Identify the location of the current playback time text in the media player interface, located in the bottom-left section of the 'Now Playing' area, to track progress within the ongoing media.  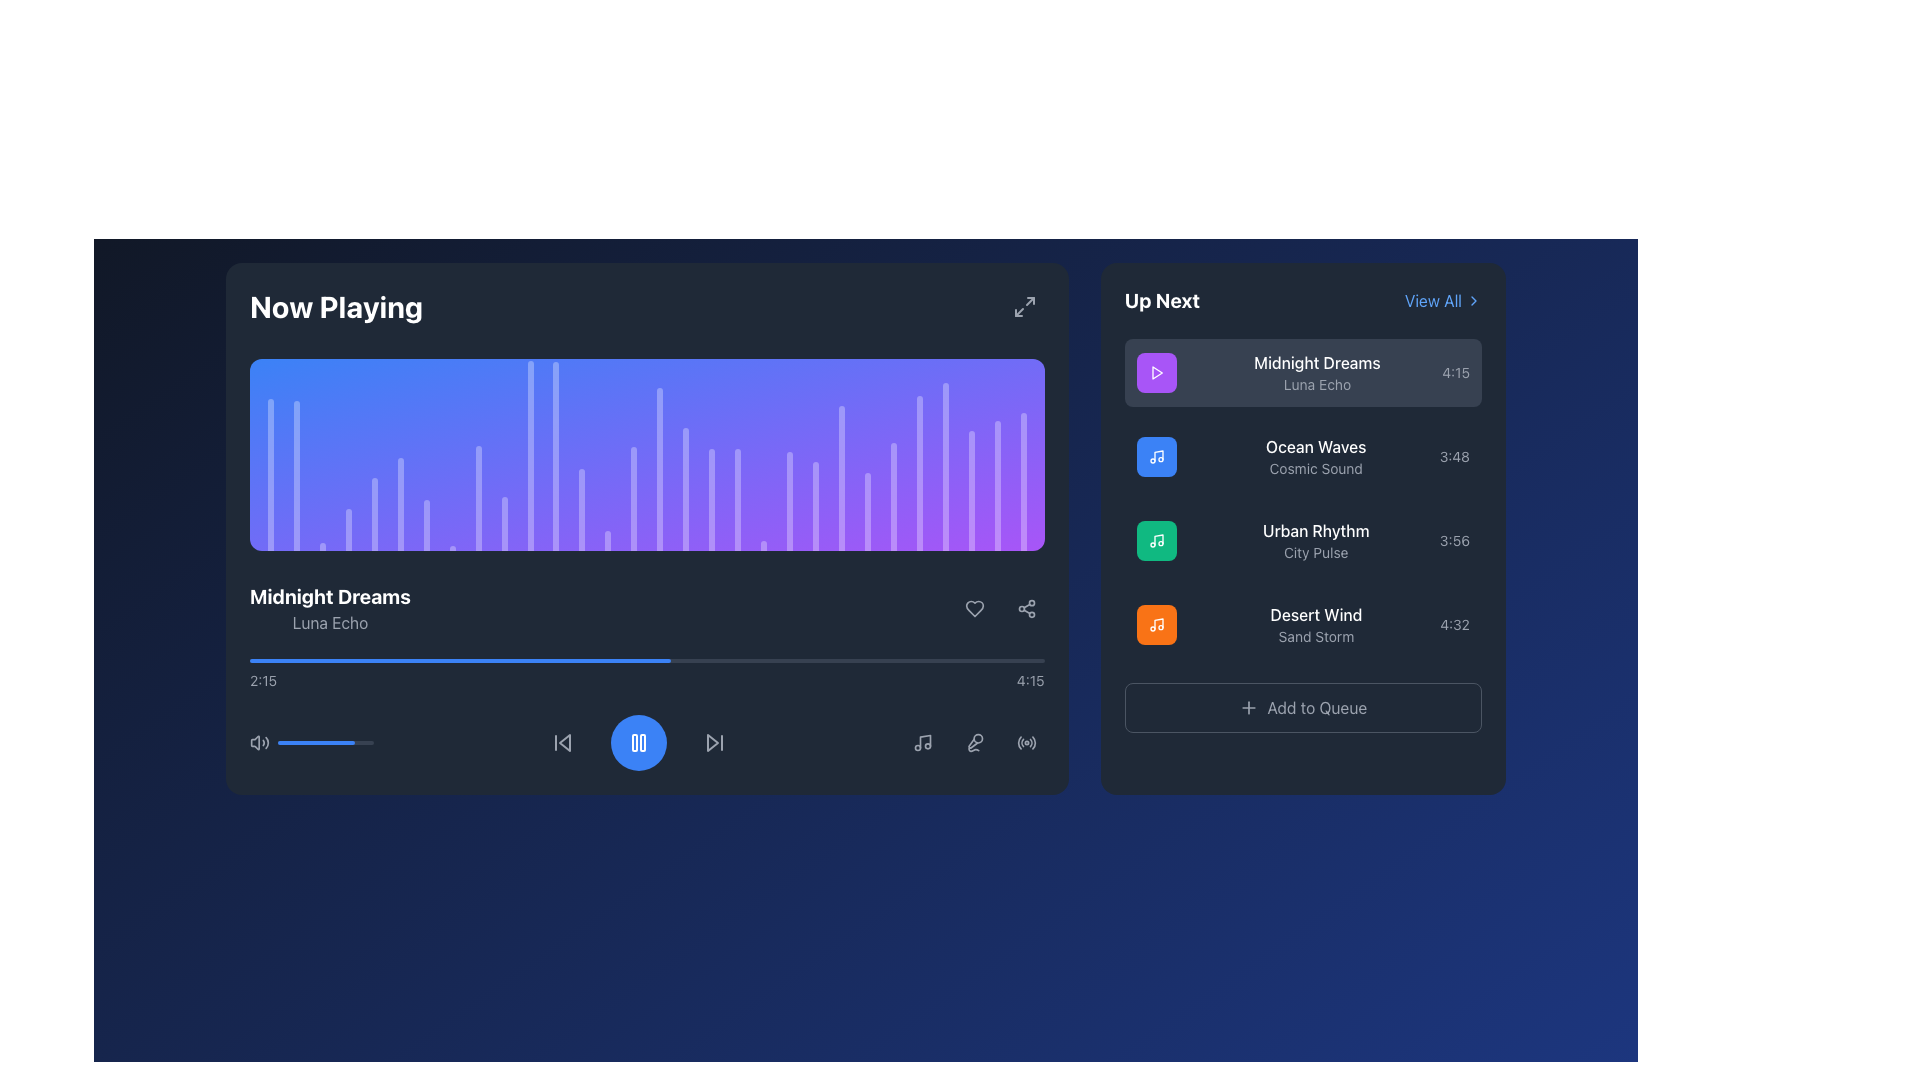
(262, 680).